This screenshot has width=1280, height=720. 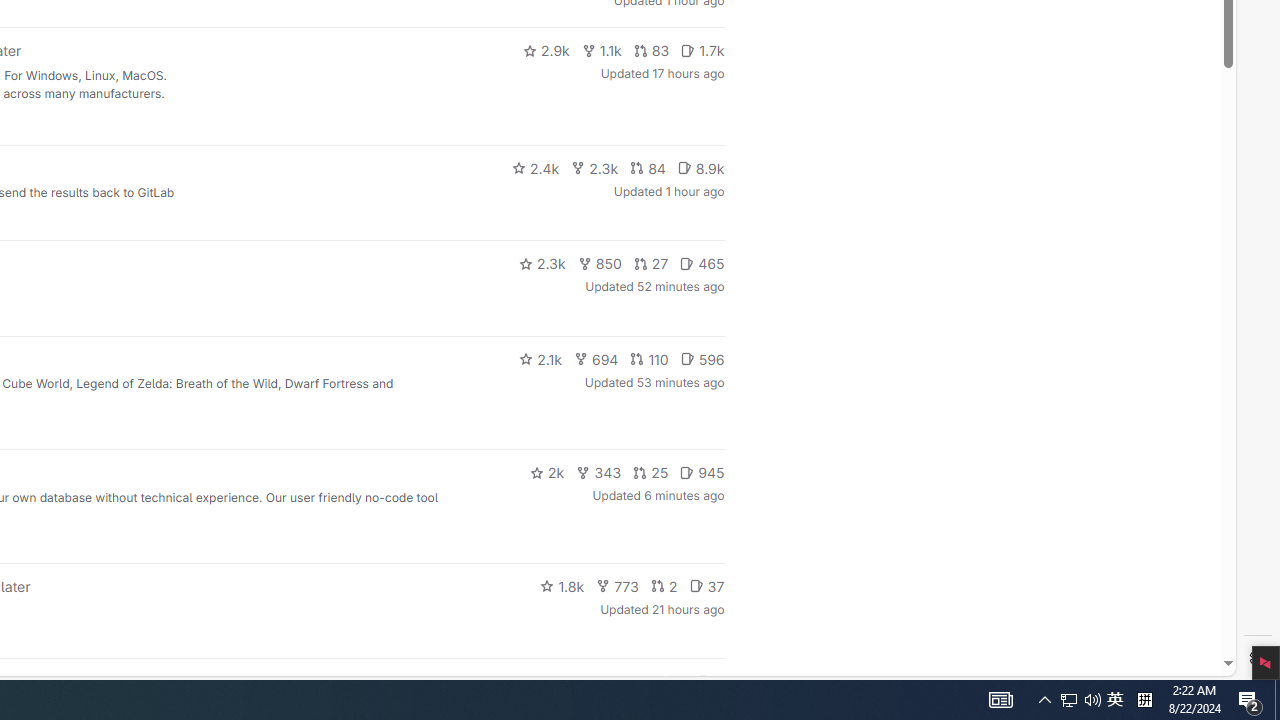 I want to click on '83', so click(x=651, y=50).